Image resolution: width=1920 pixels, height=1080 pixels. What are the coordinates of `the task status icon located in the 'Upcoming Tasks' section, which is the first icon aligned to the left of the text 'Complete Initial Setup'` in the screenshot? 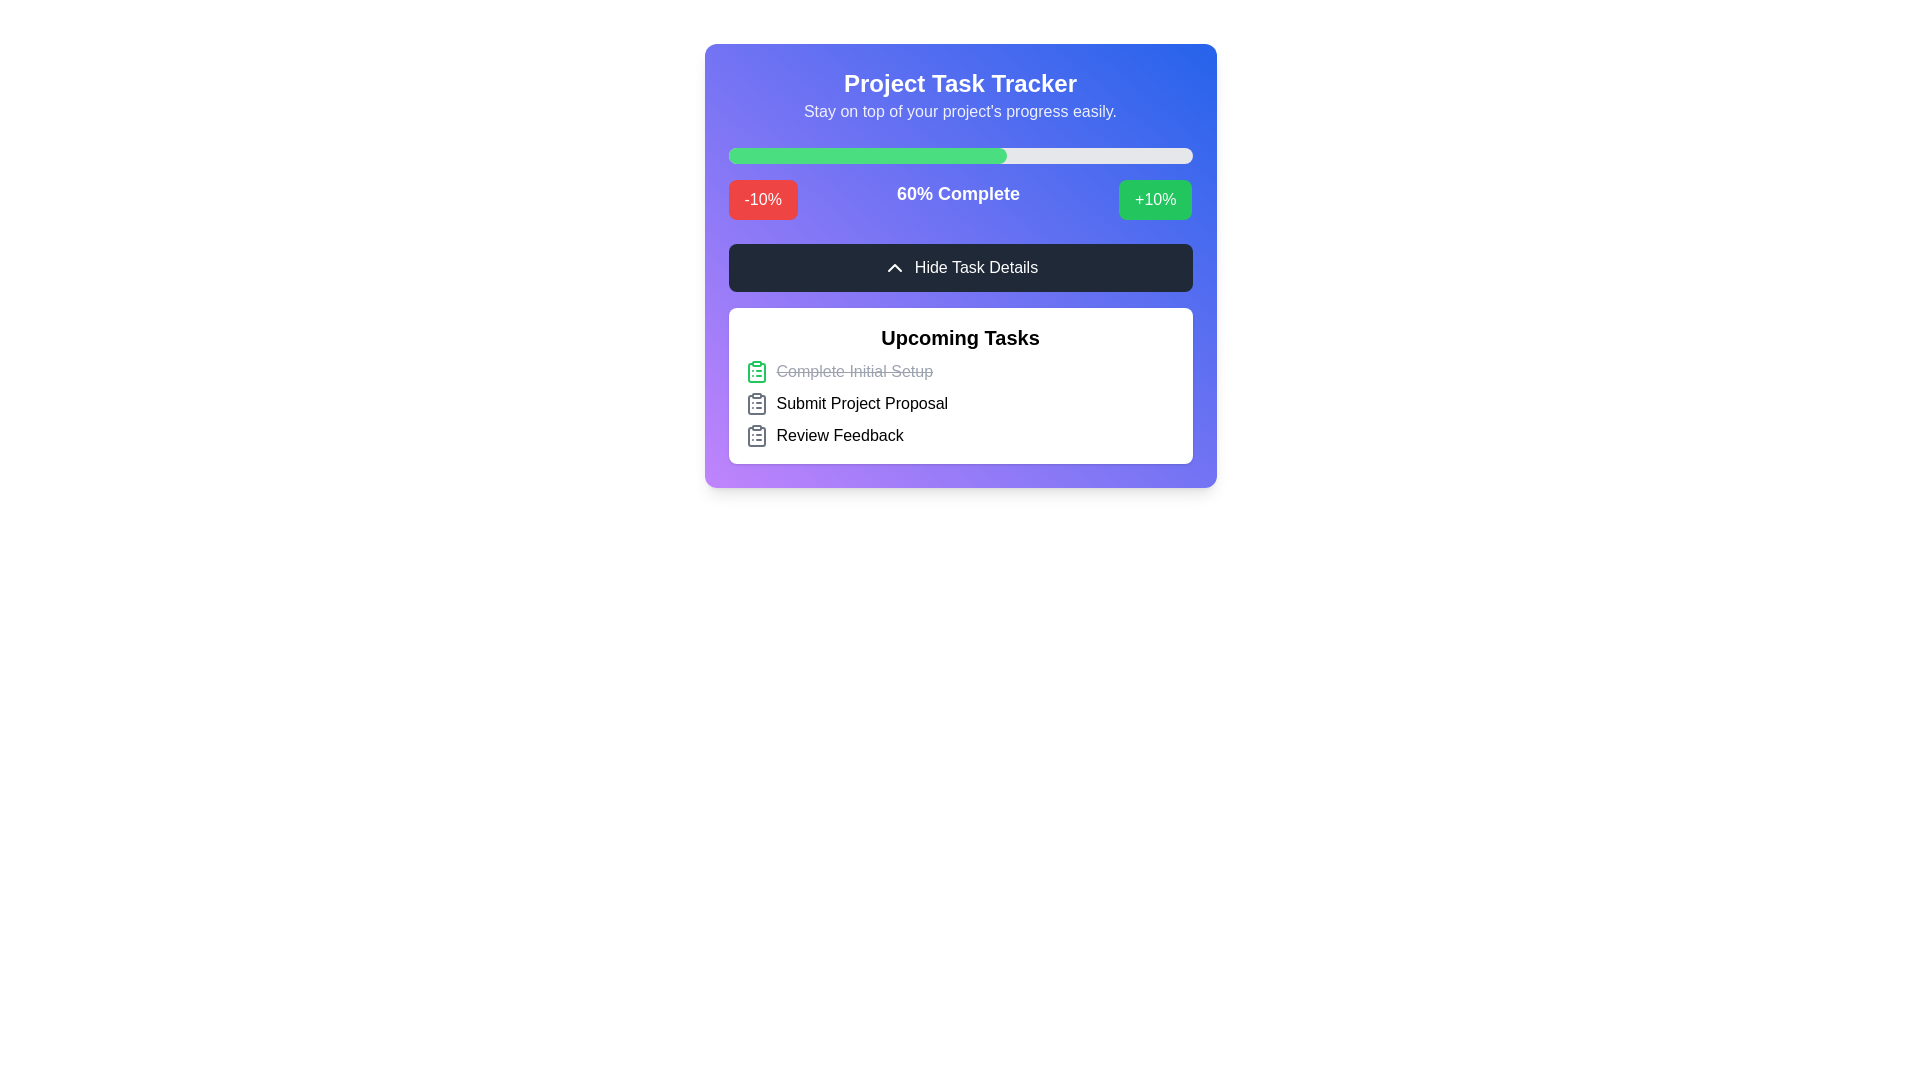 It's located at (755, 371).